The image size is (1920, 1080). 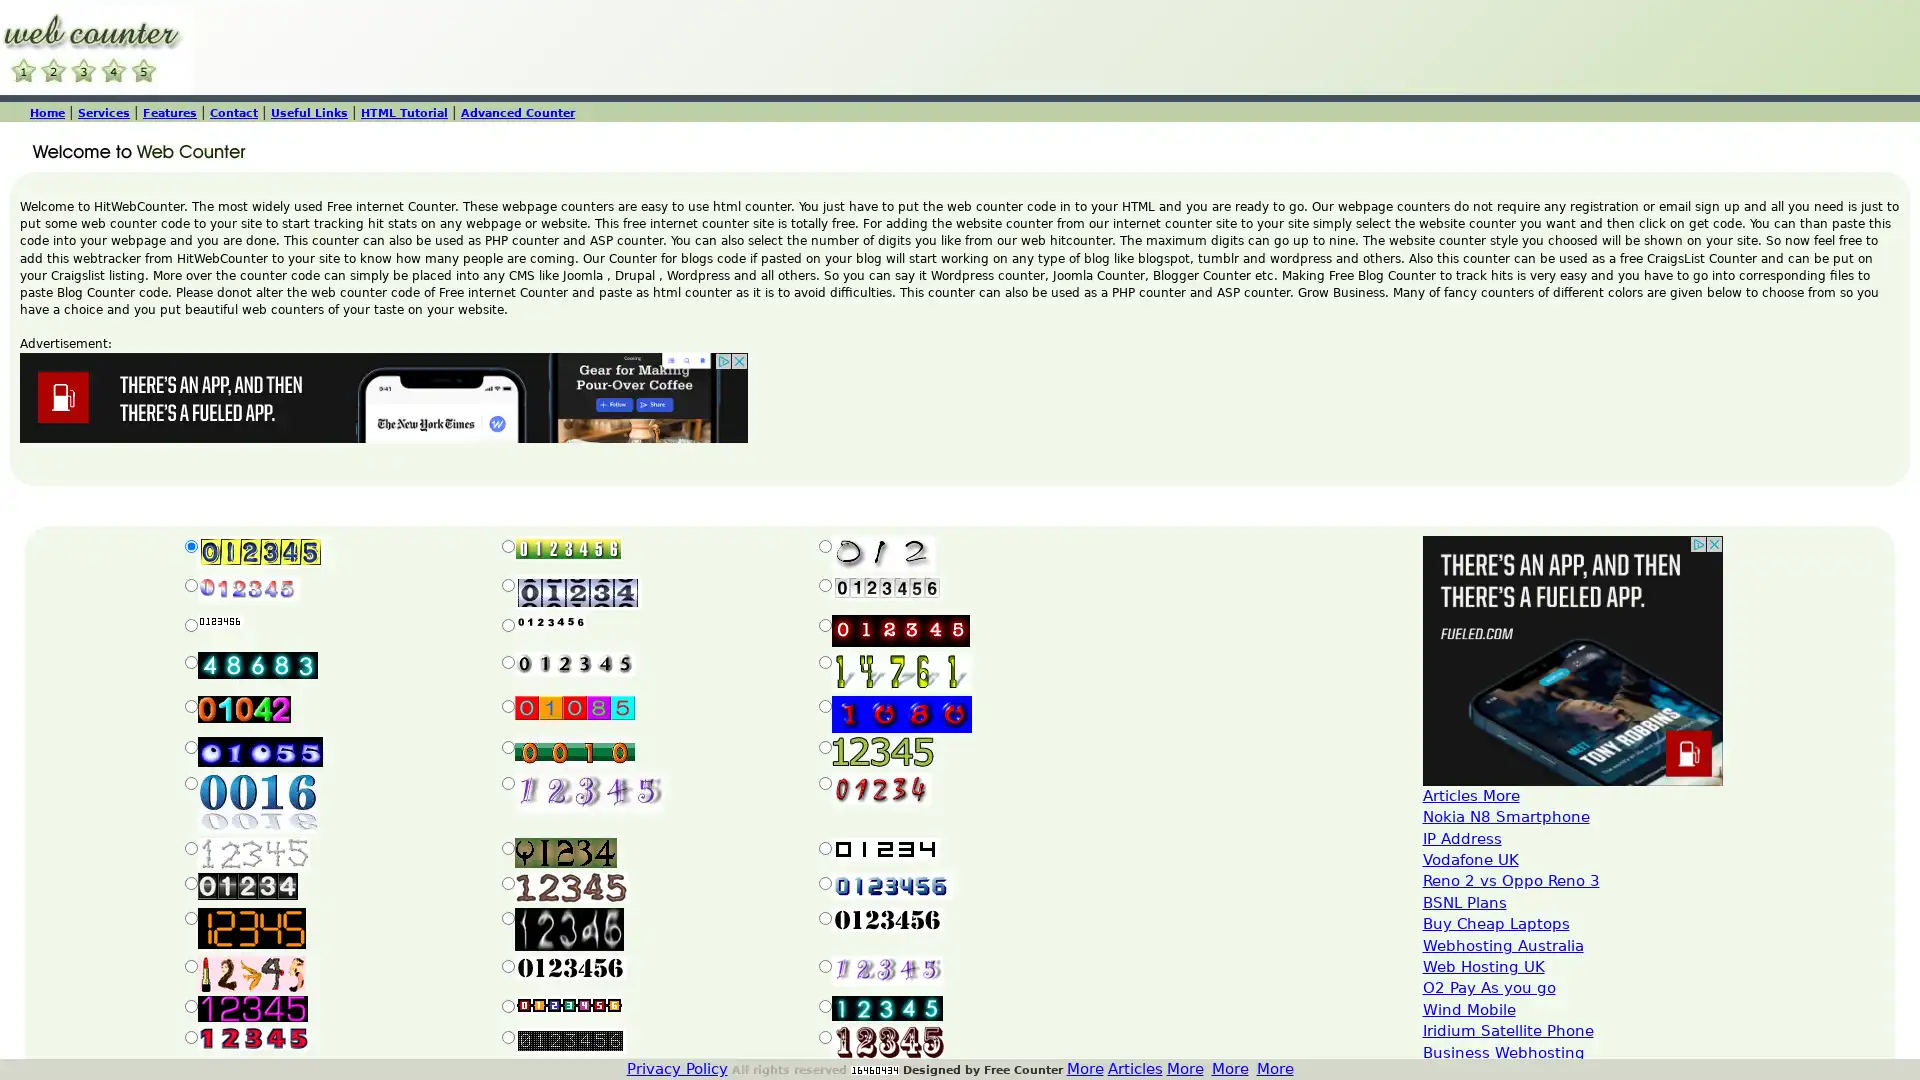 What do you see at coordinates (566, 547) in the screenshot?
I see `Submit` at bounding box center [566, 547].